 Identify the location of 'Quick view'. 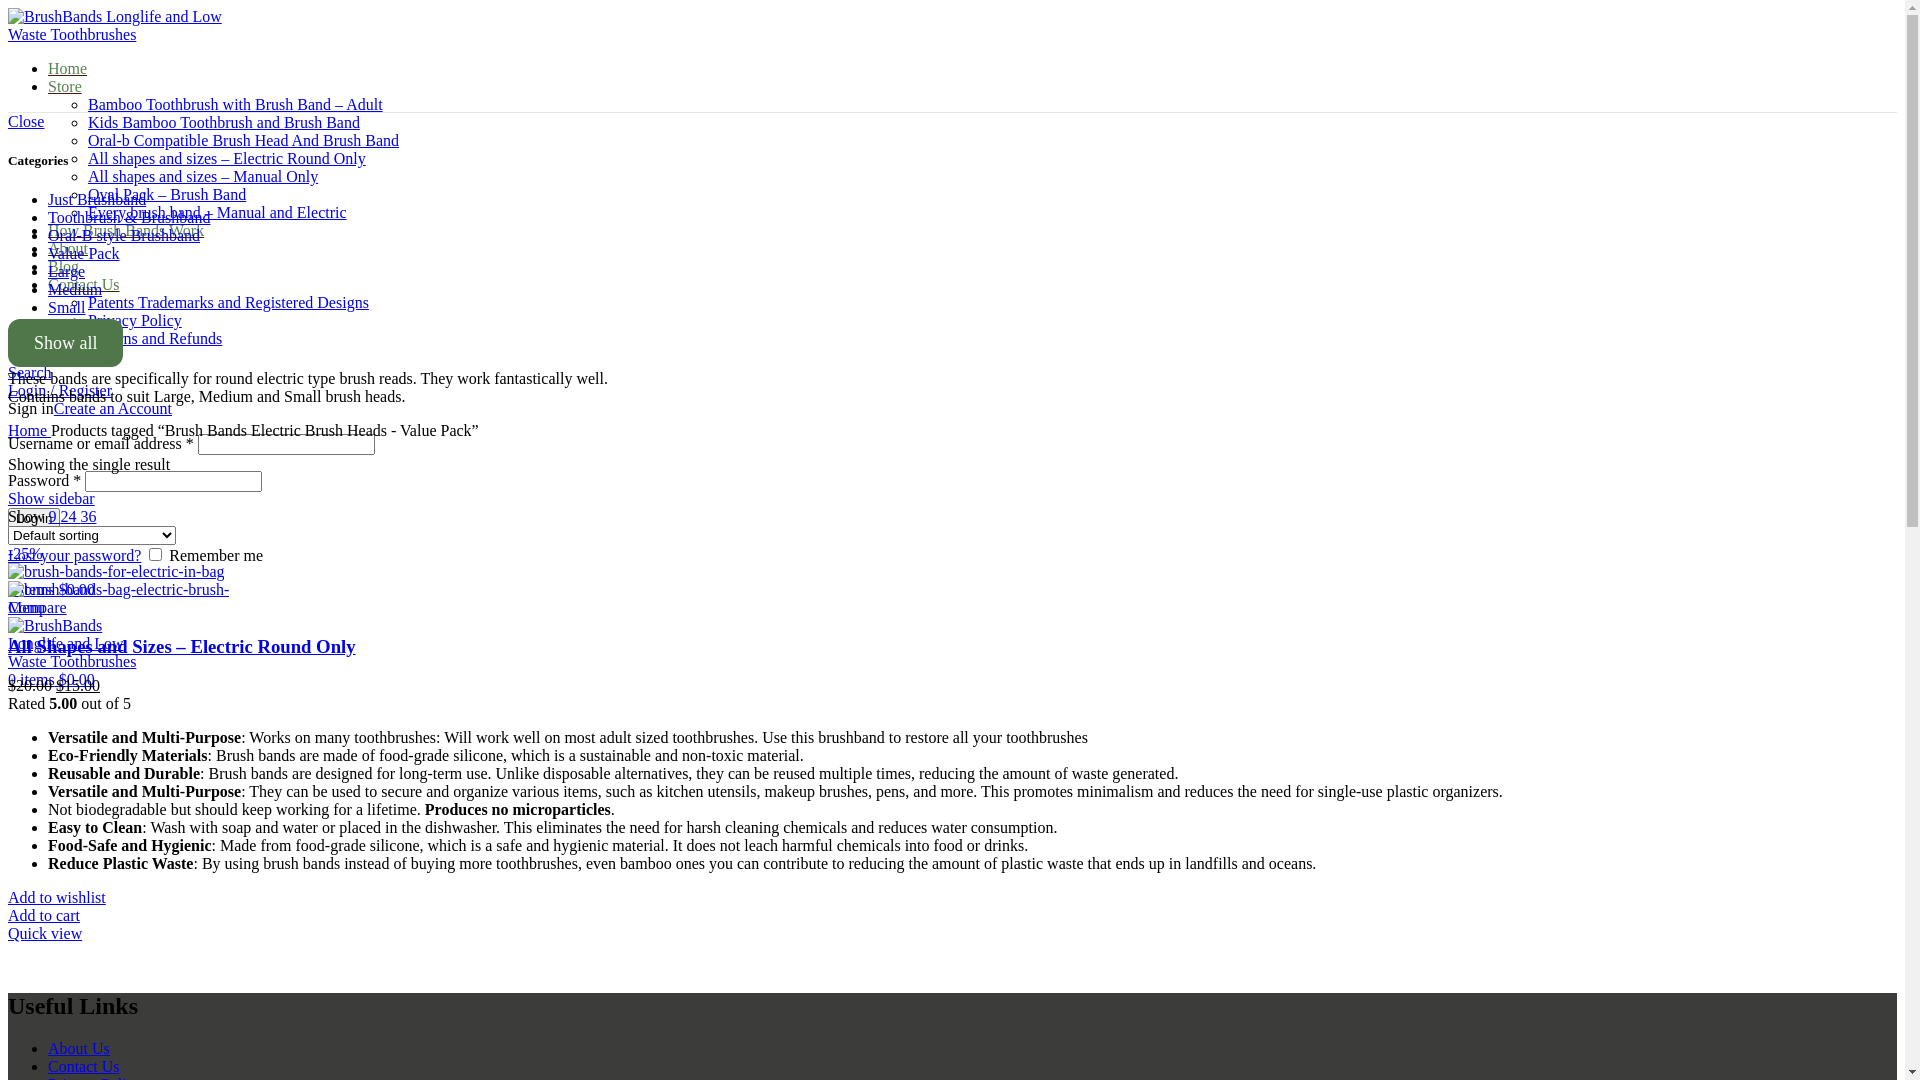
(8, 933).